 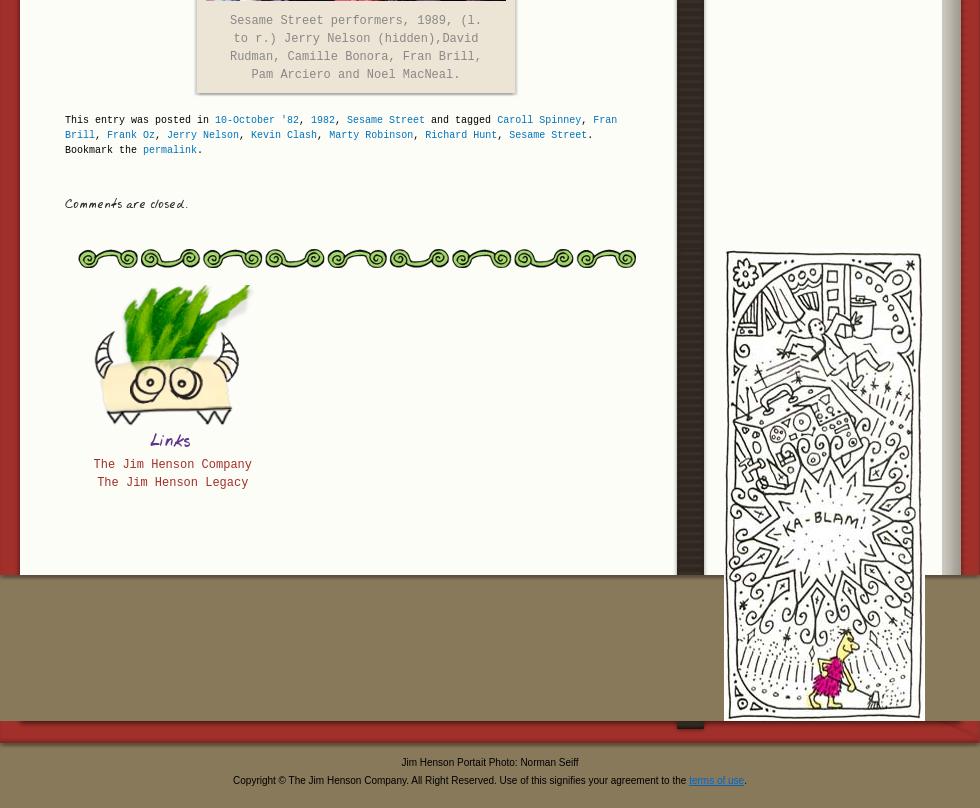 I want to click on 'Caroll Spinney', so click(x=495, y=119).